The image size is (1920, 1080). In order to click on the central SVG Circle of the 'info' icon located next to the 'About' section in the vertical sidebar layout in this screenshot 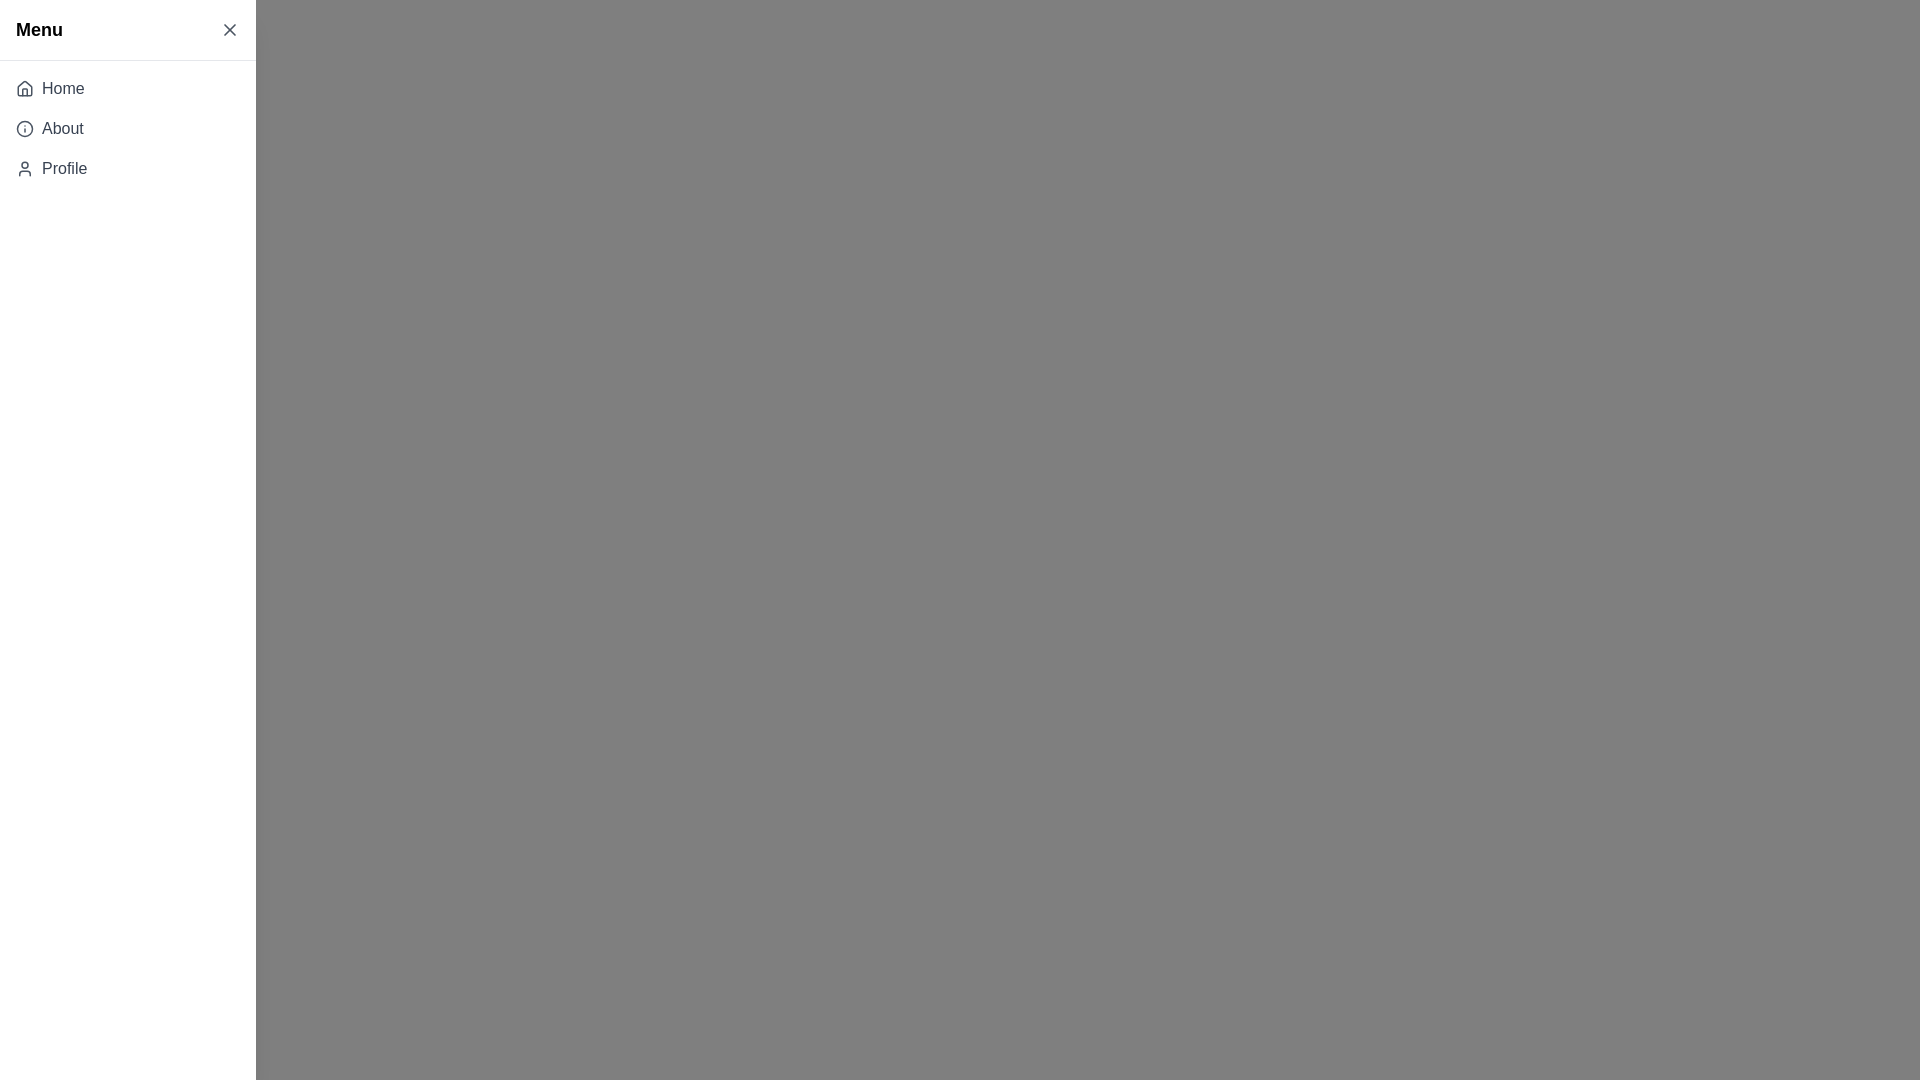, I will do `click(24, 128)`.